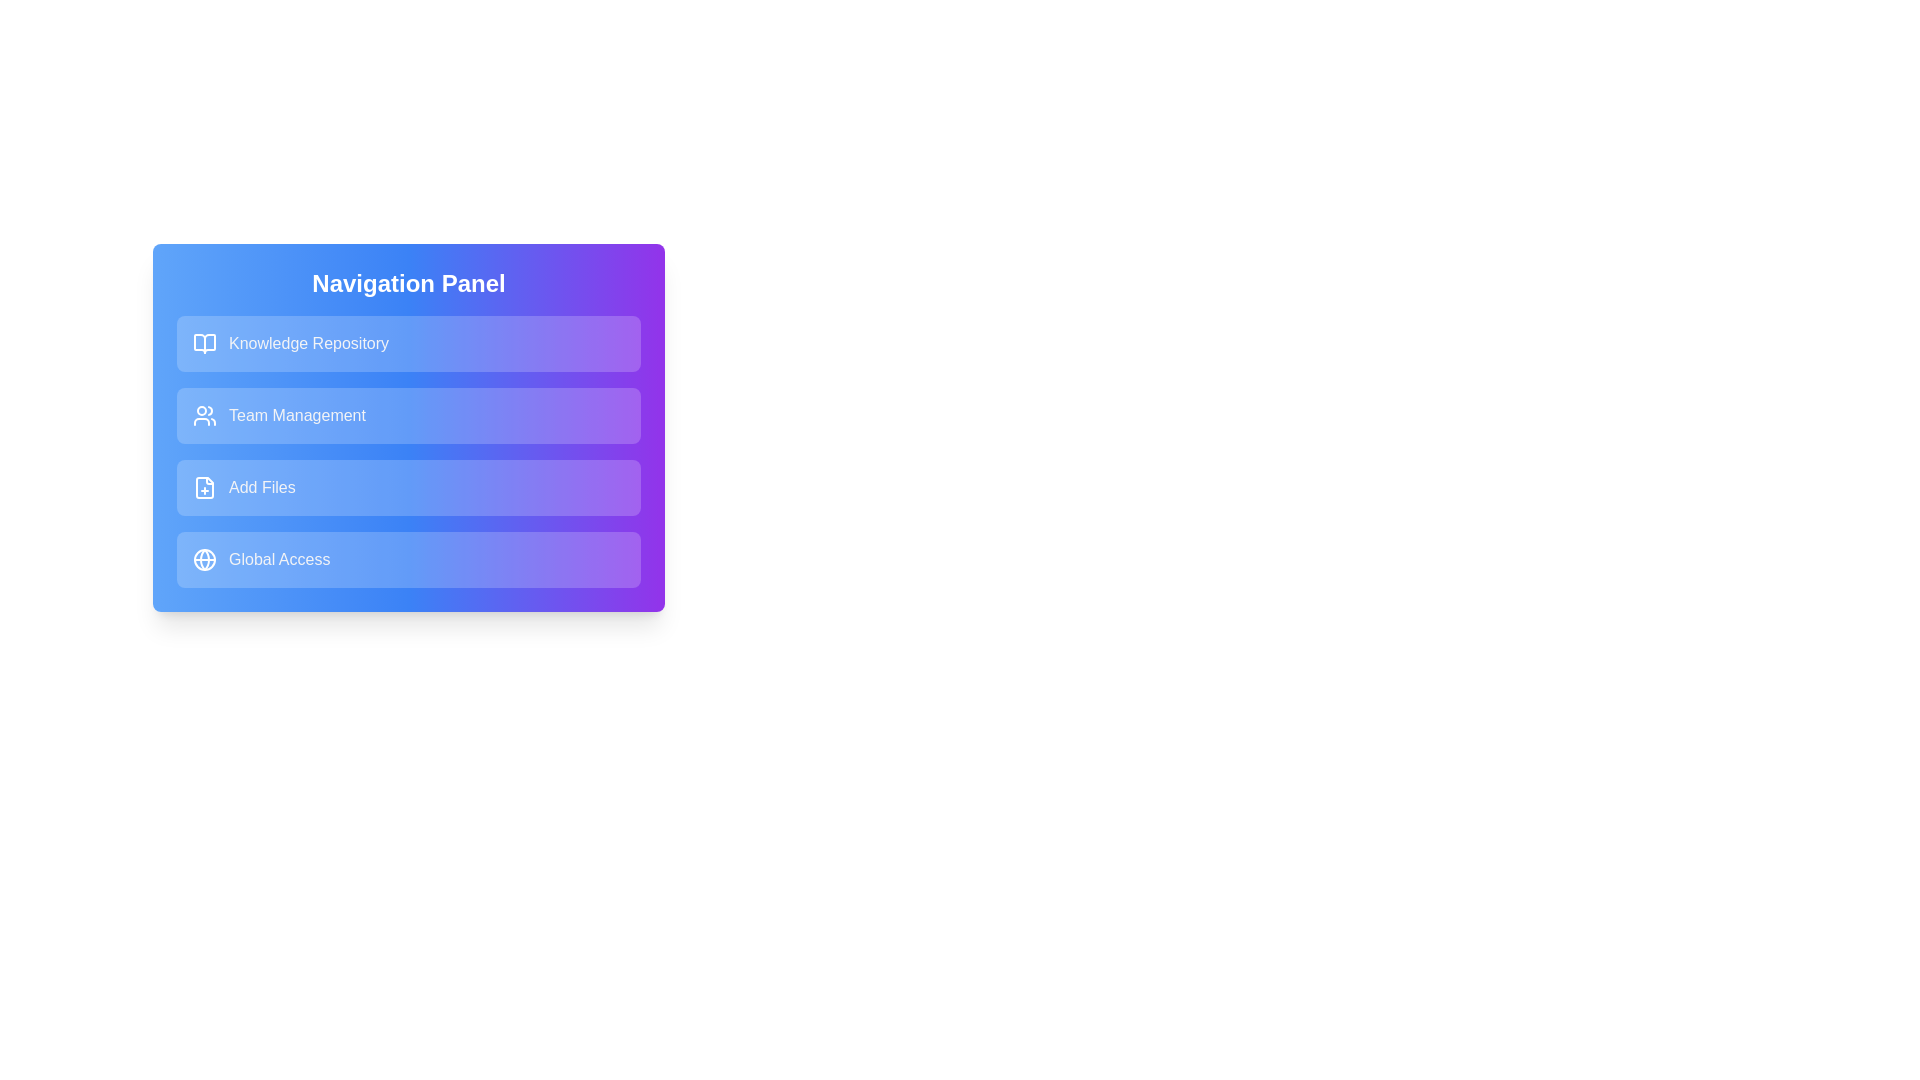  What do you see at coordinates (205, 488) in the screenshot?
I see `the icon associated with the navigation item labeled Add Files` at bounding box center [205, 488].